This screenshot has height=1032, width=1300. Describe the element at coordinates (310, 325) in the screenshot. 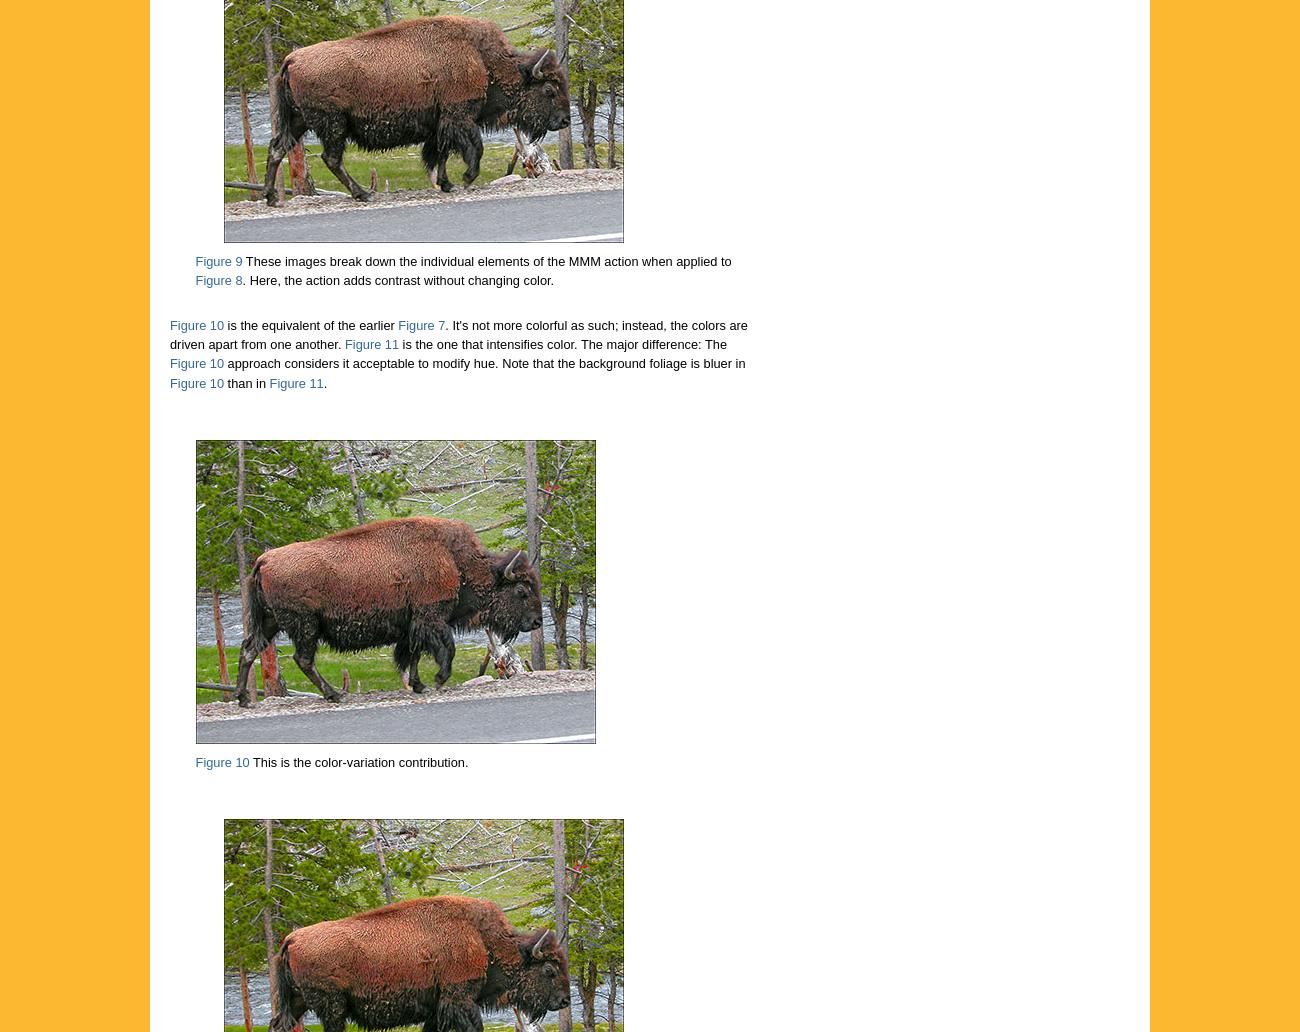

I see `'is the equivalent of the earlier'` at that location.